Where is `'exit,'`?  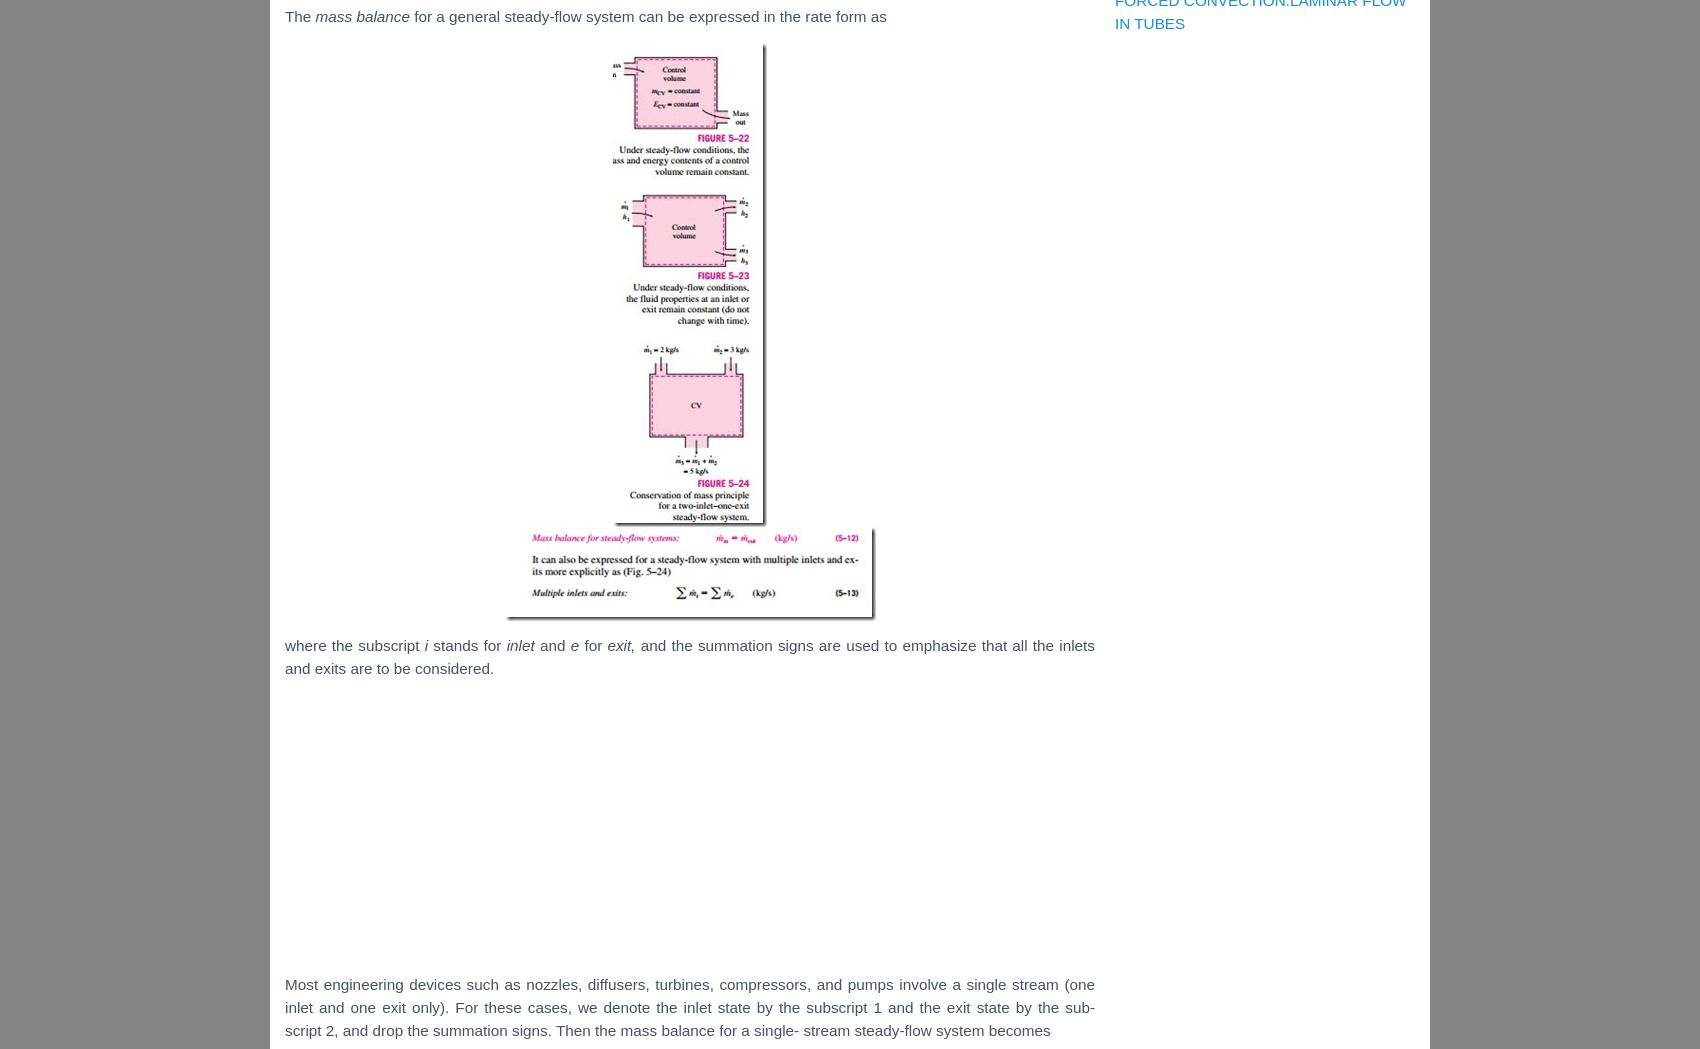
'exit,' is located at coordinates (622, 644).